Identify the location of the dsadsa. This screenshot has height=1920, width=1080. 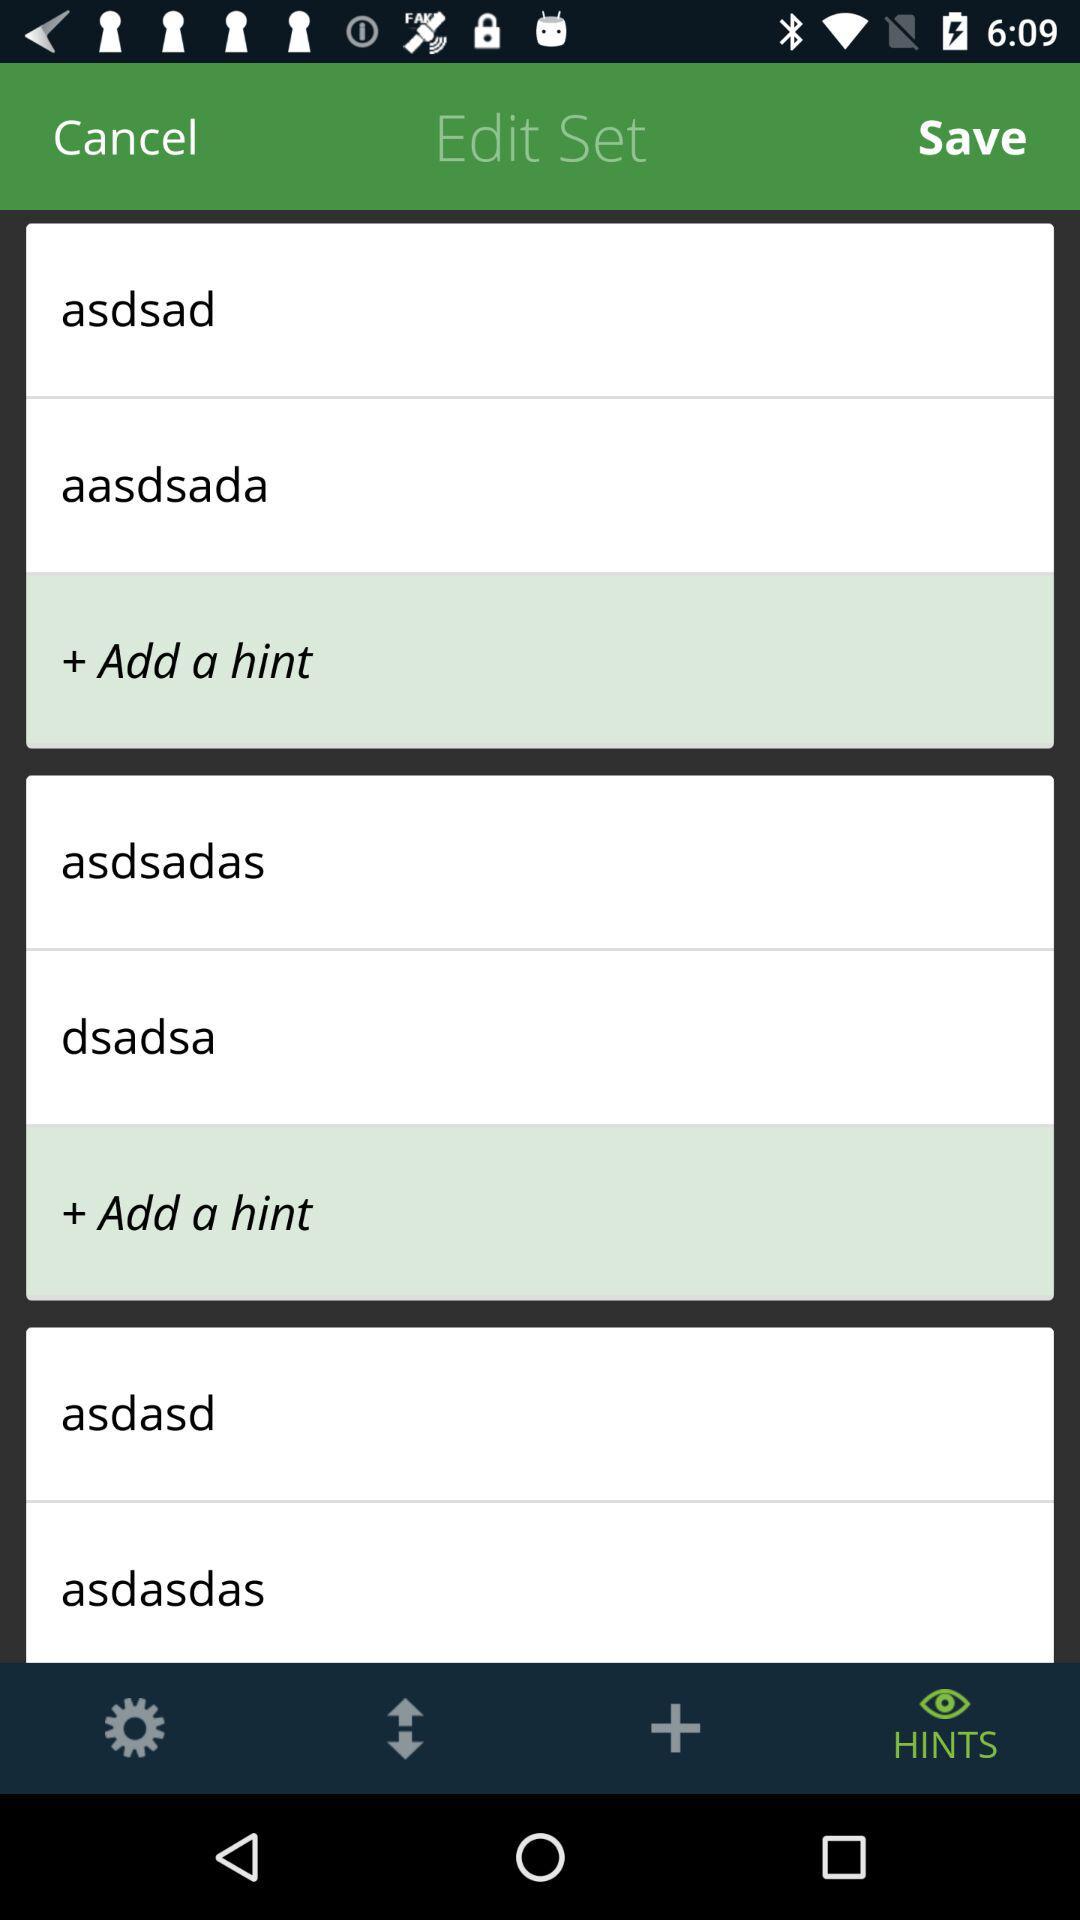
(540, 1035).